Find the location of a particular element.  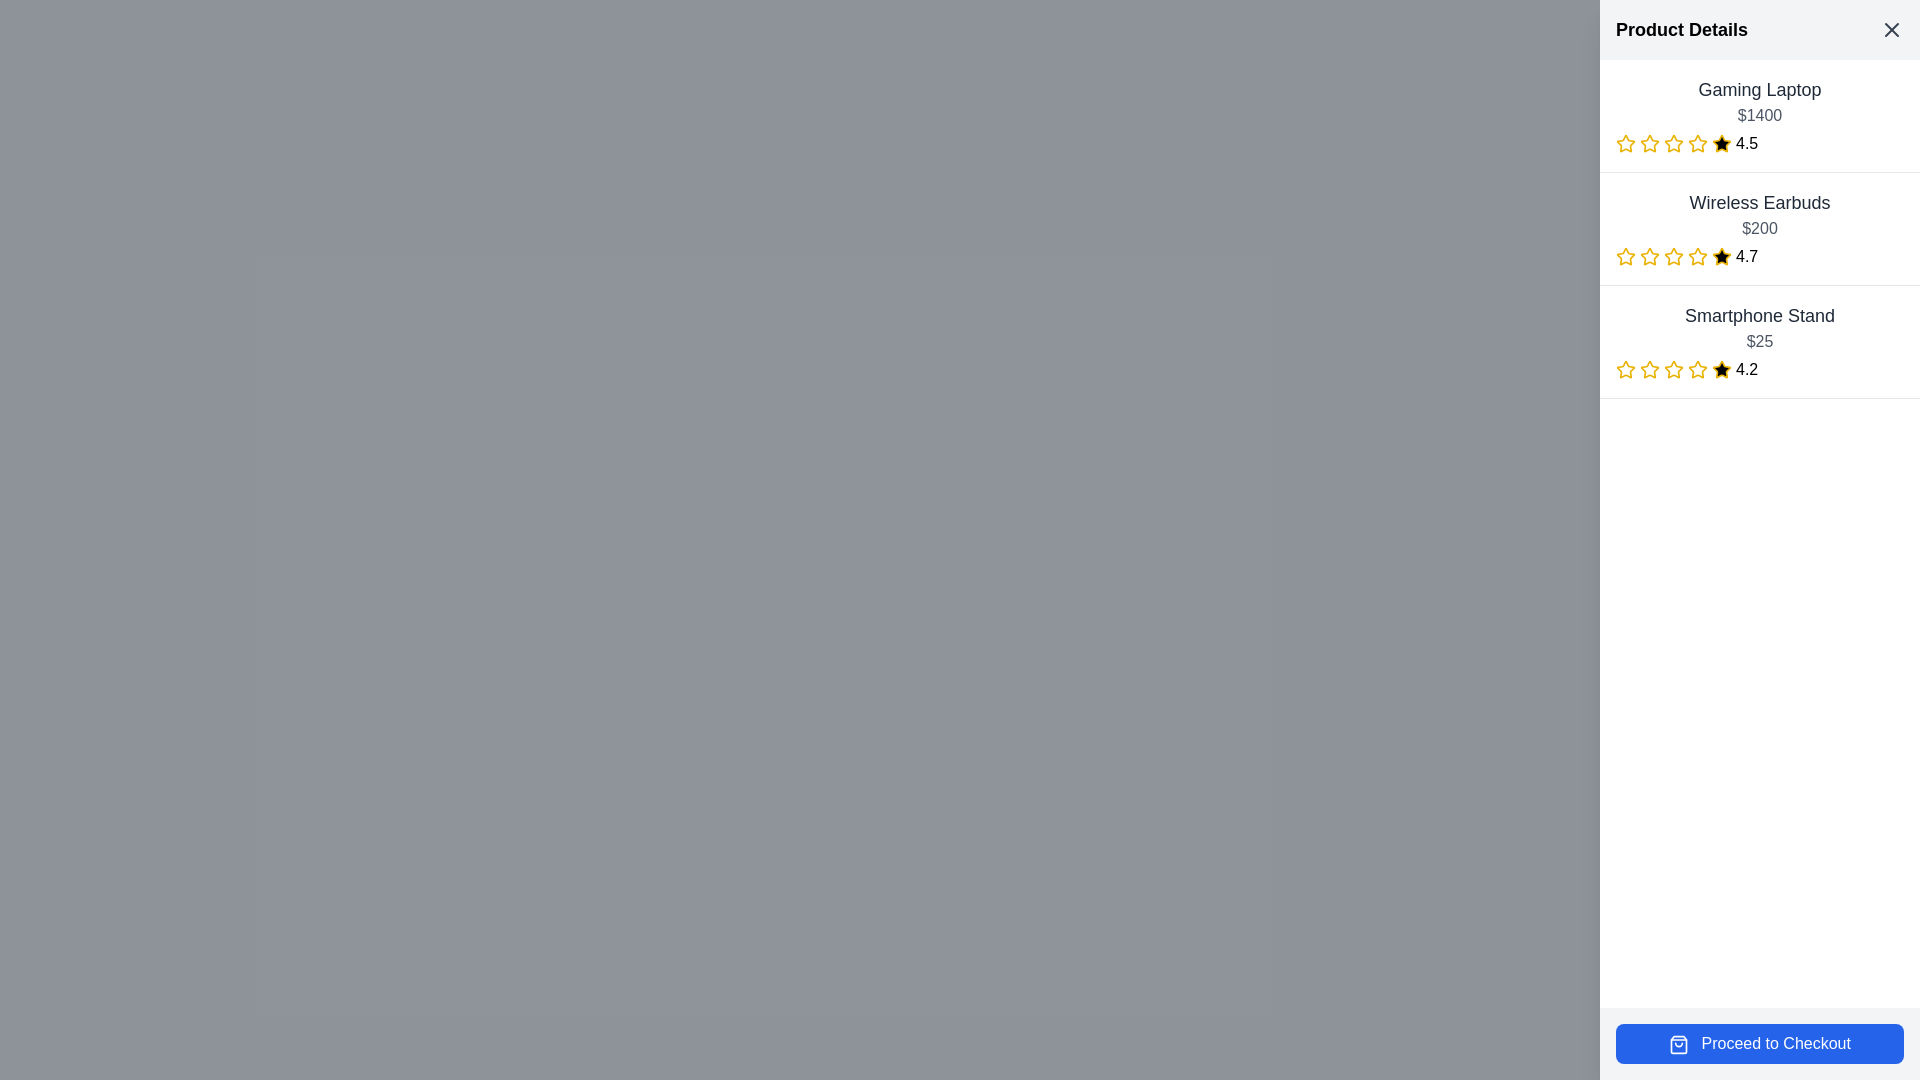

the price label displaying the cost of the 'Smartphone Stand', which is centrally aligned under the title in the item details section is located at coordinates (1760, 341).